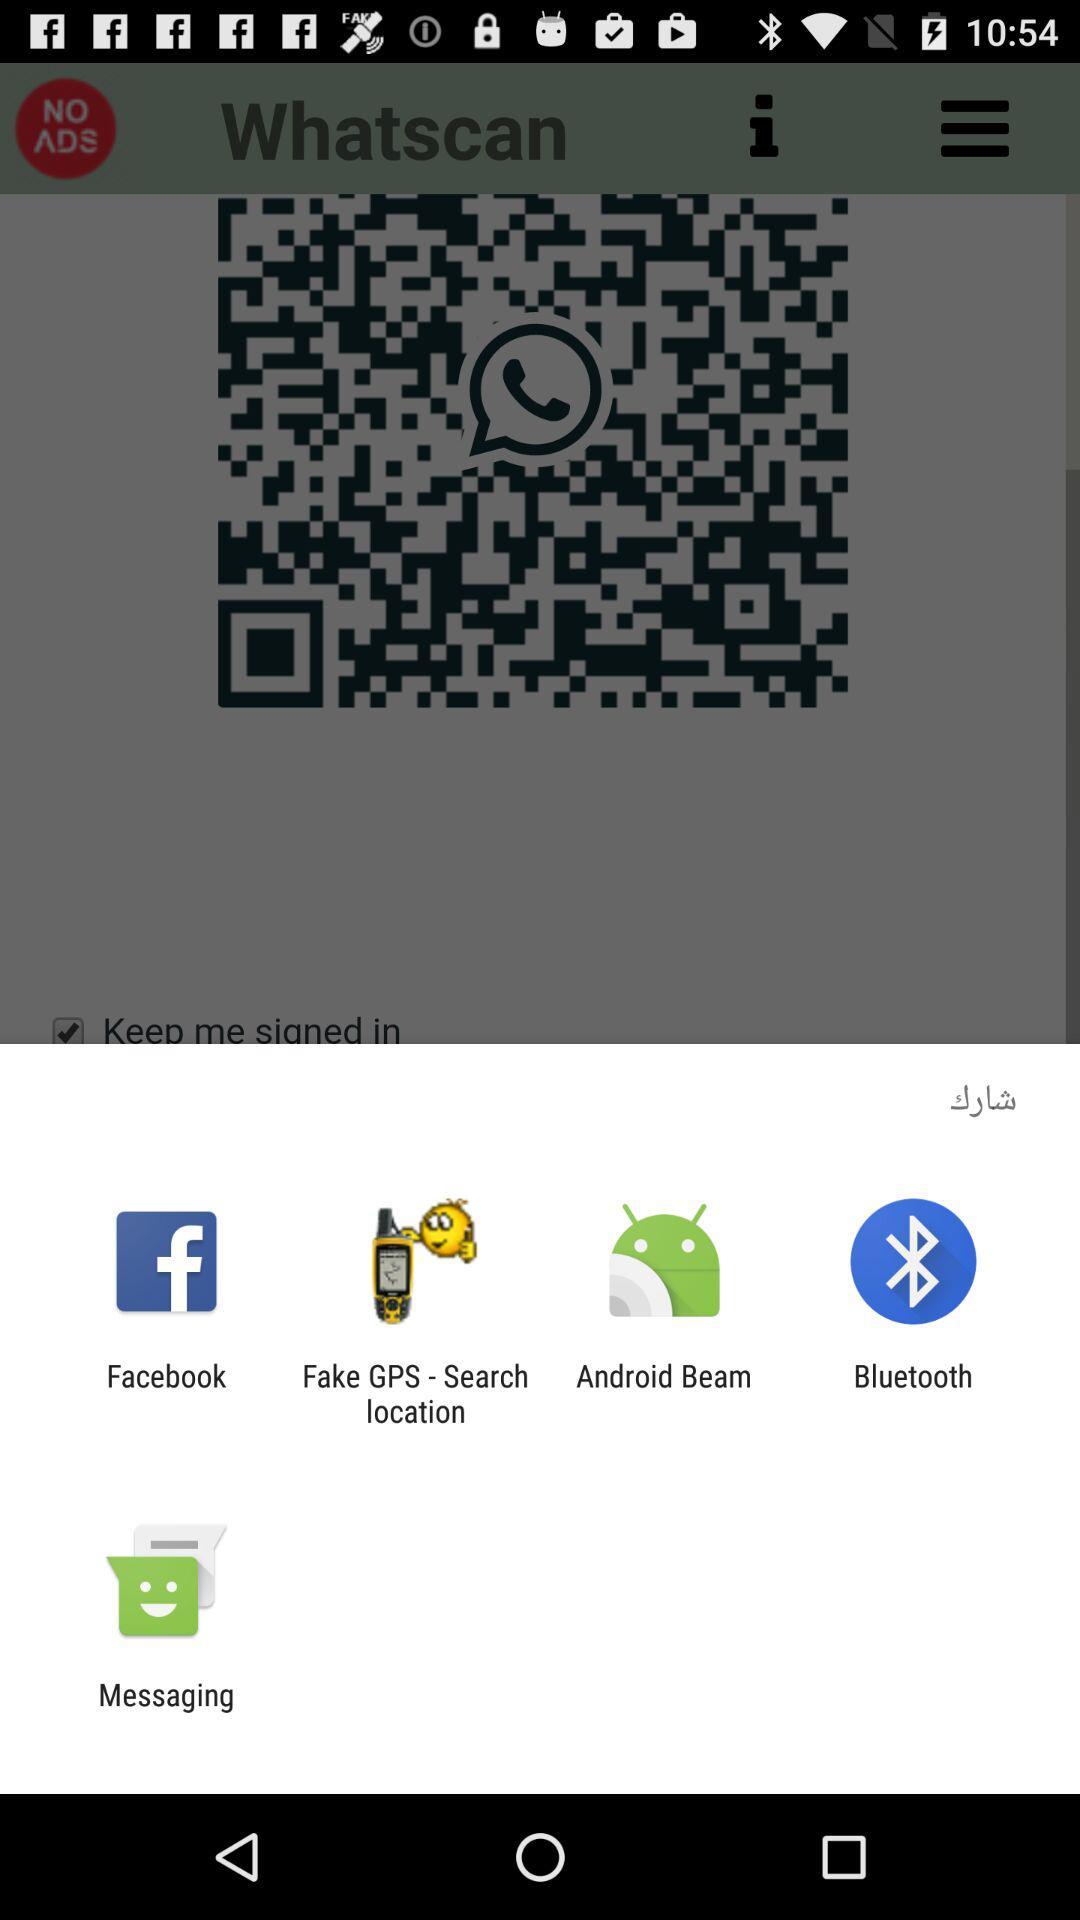 This screenshot has height=1920, width=1080. What do you see at coordinates (664, 1392) in the screenshot?
I see `app next to the fake gps search` at bounding box center [664, 1392].